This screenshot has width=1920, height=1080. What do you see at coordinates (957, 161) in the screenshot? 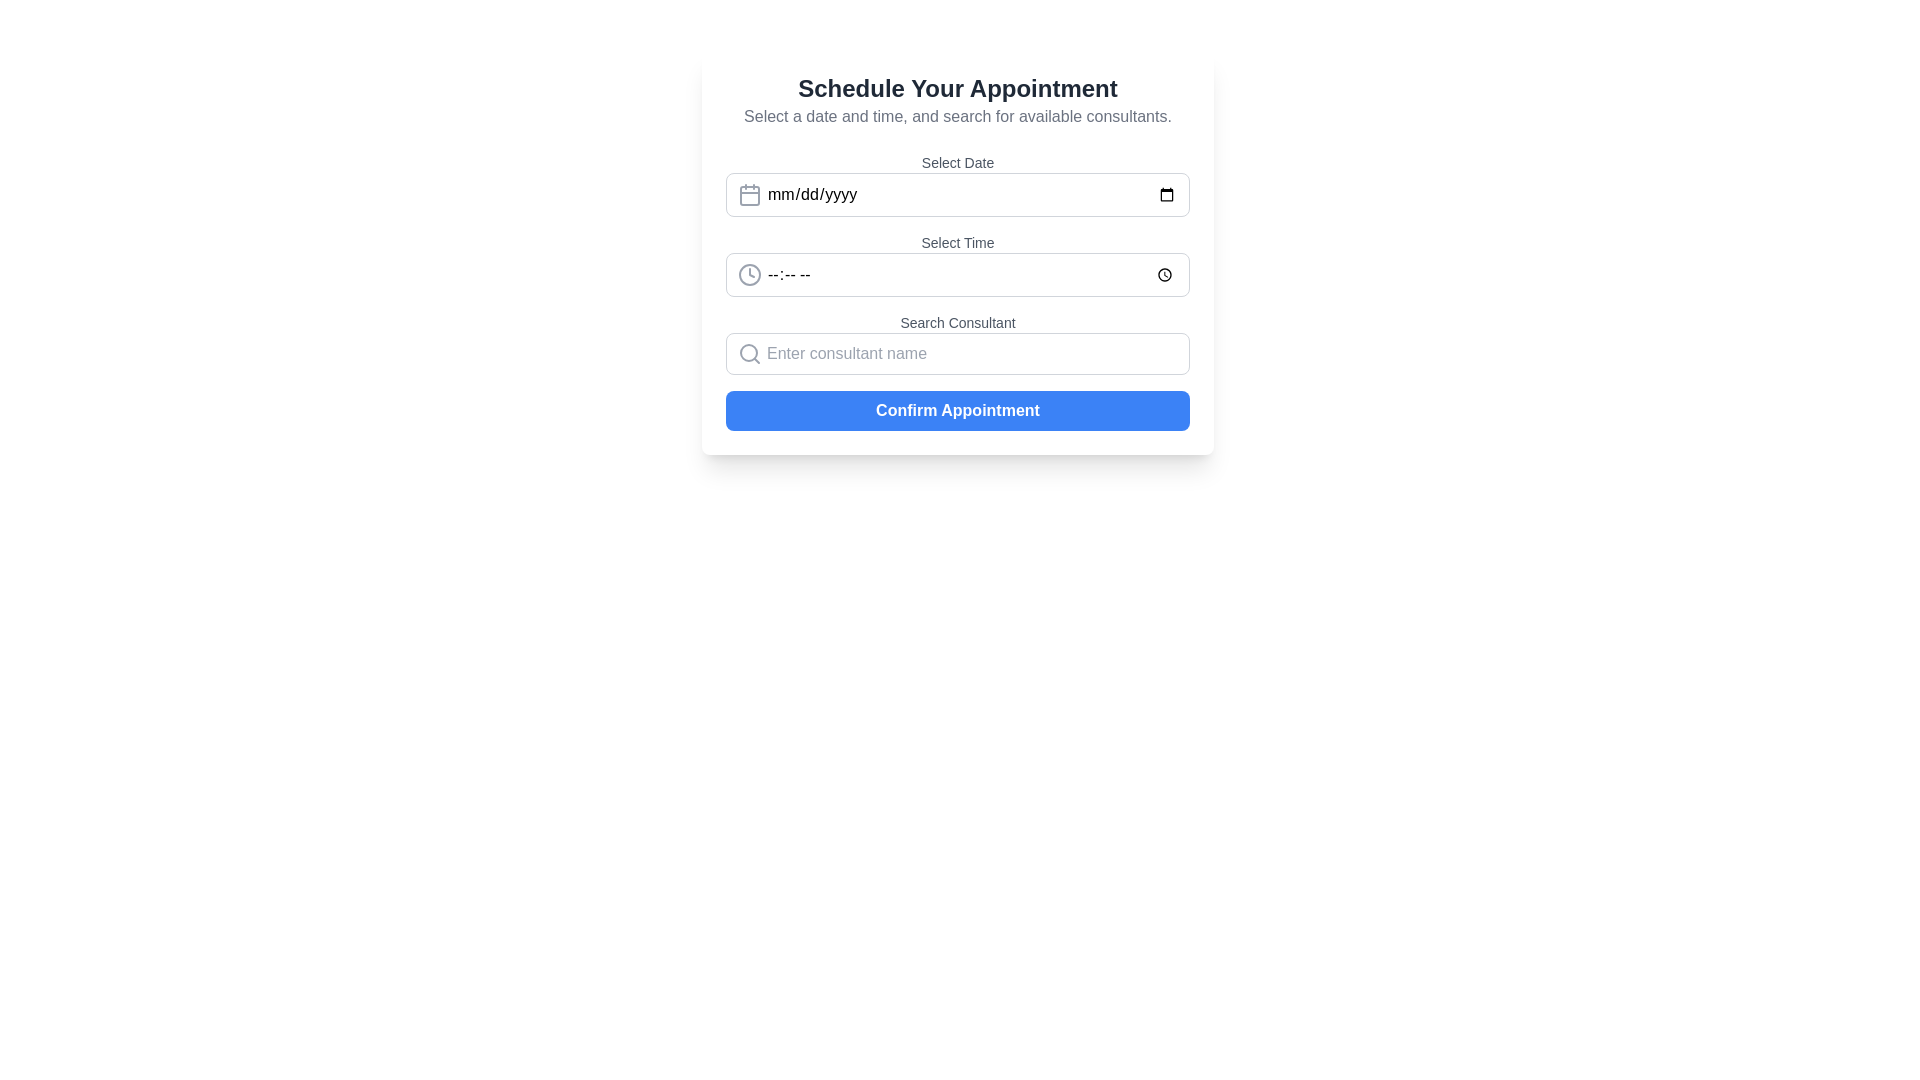
I see `the Text Label that instructs users to select a date, located above the date input field` at bounding box center [957, 161].